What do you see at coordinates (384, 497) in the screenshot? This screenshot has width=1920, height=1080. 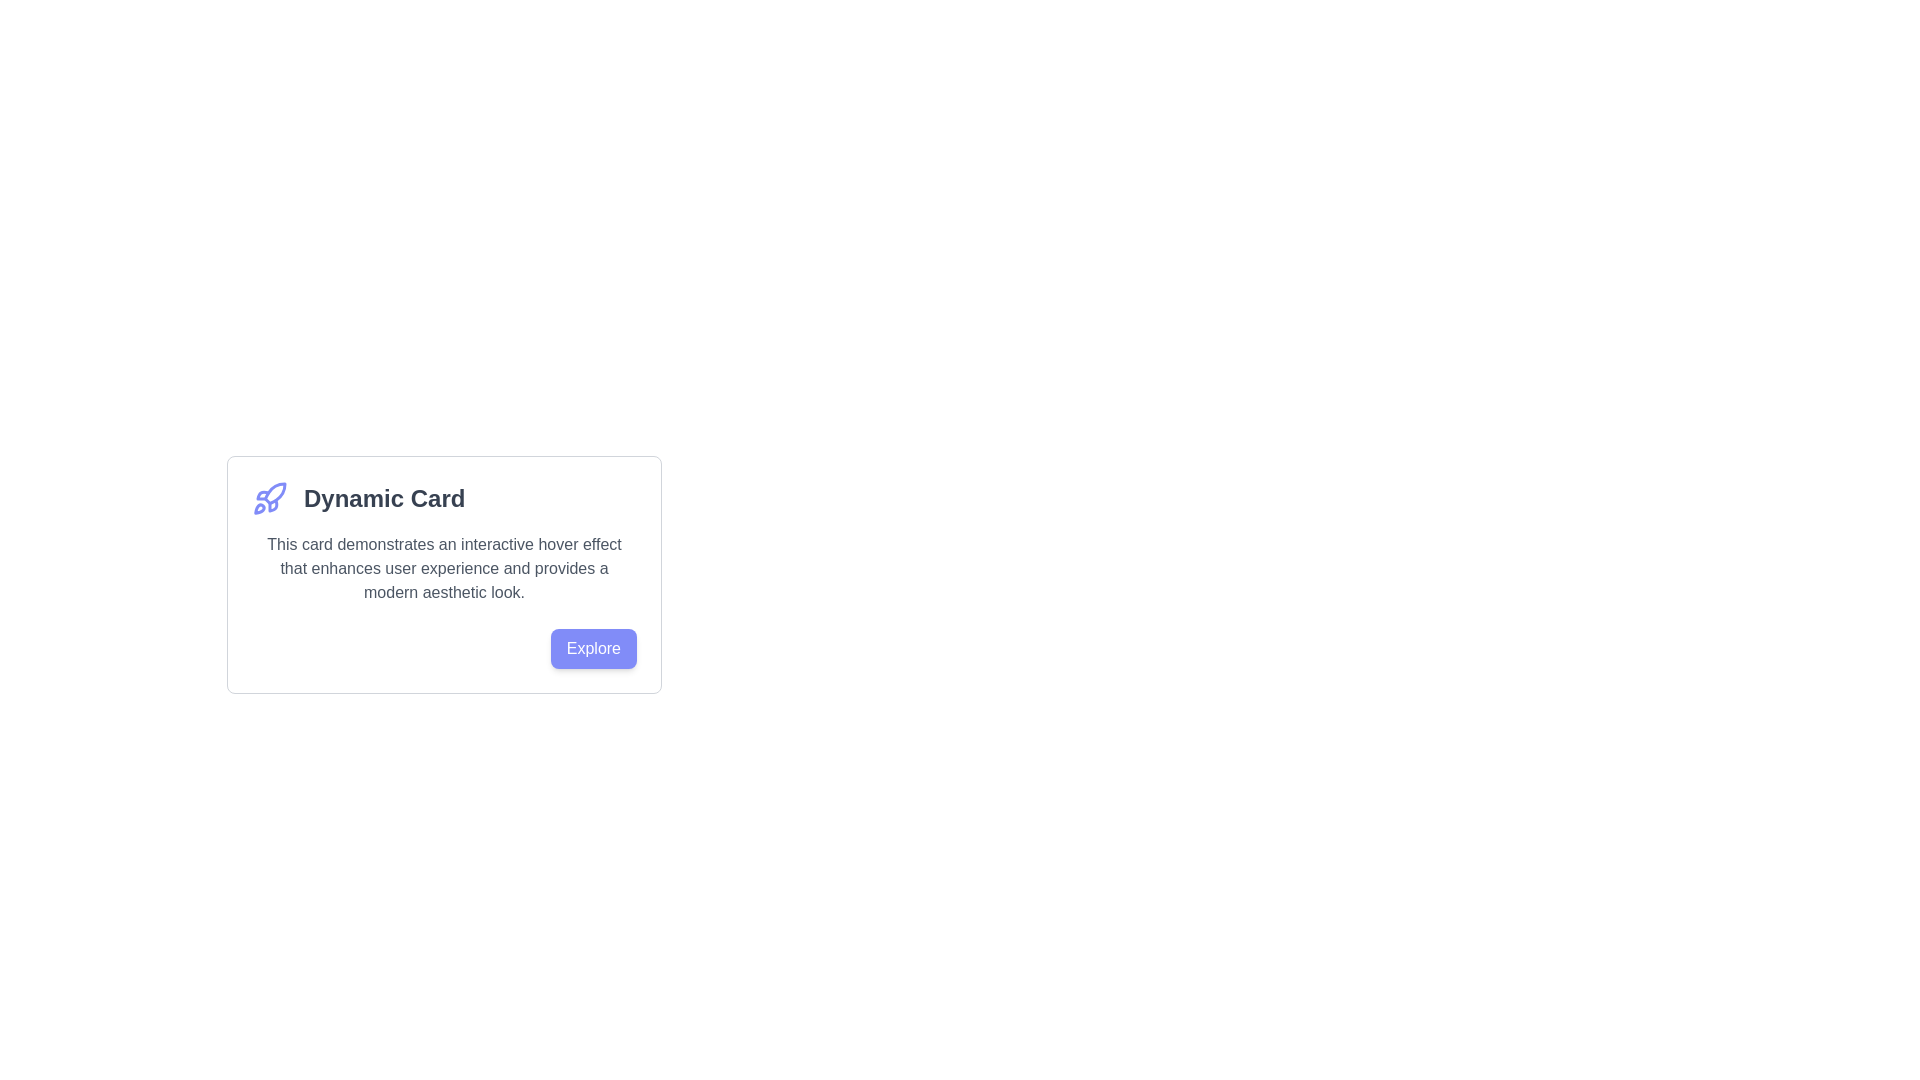 I see `the 'Dynamic Card' text label, which is prominently displayed in a large, bold gray typeface within a card-like structure` at bounding box center [384, 497].